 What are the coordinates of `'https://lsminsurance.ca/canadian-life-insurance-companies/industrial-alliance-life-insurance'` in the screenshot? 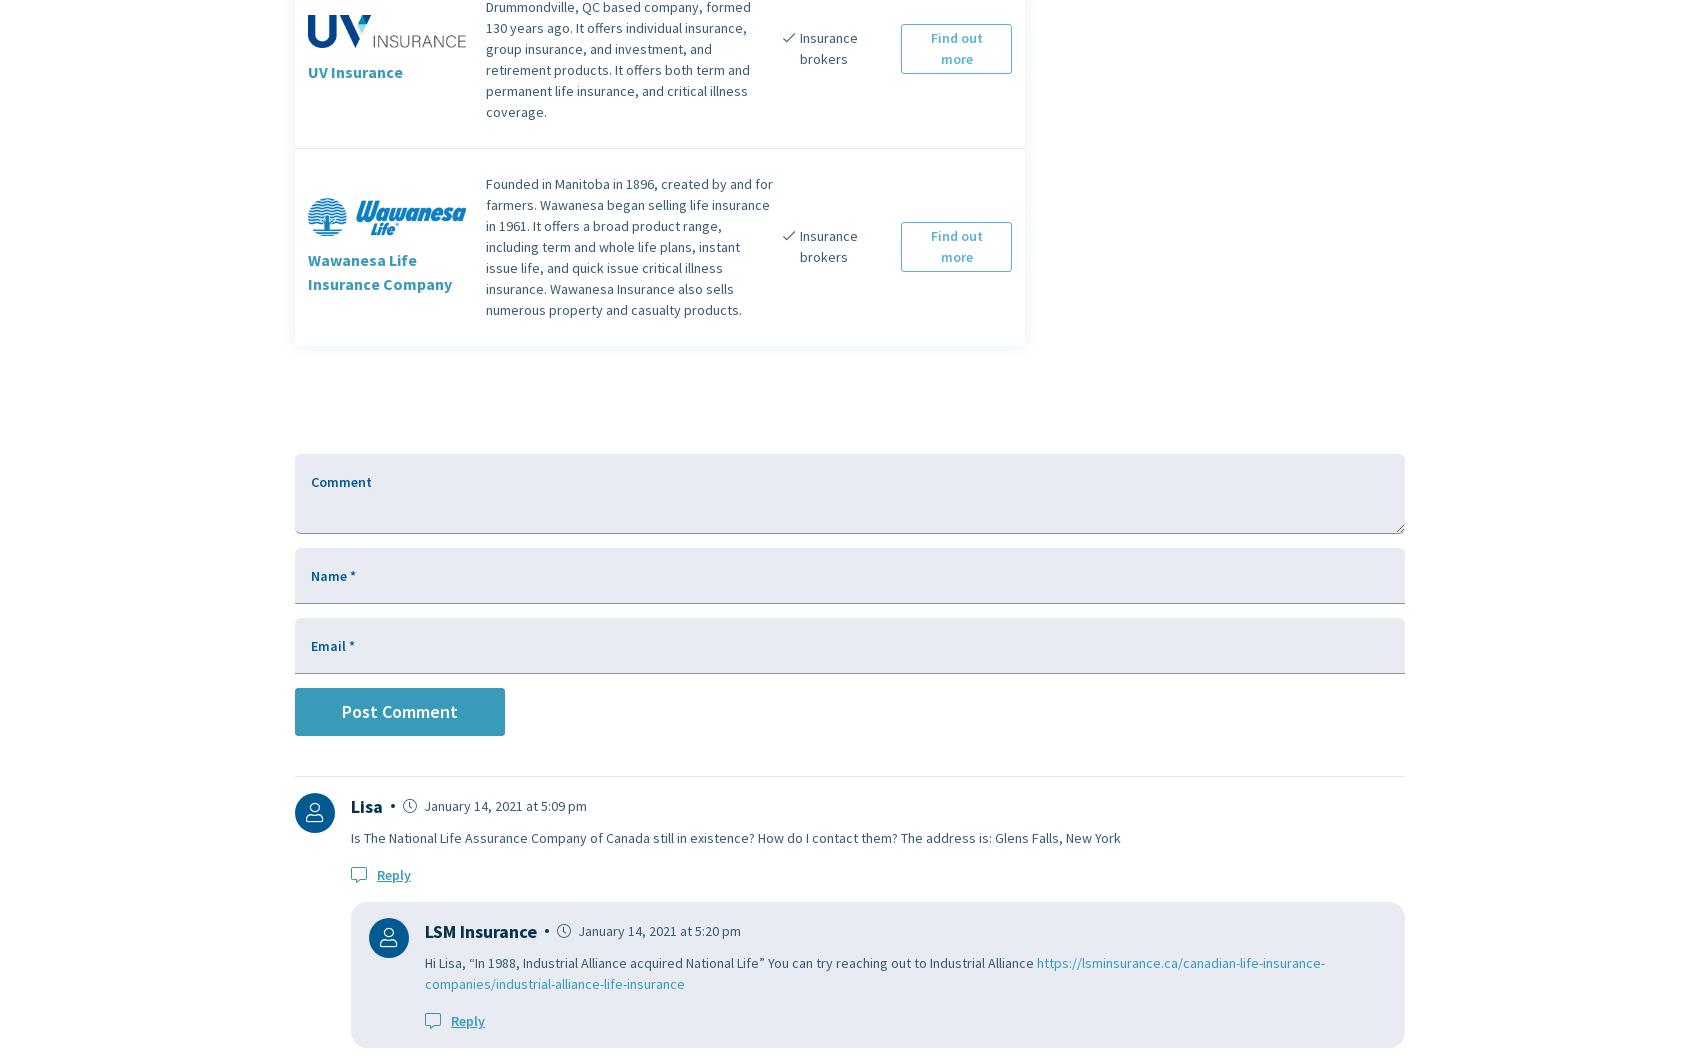 It's located at (874, 971).